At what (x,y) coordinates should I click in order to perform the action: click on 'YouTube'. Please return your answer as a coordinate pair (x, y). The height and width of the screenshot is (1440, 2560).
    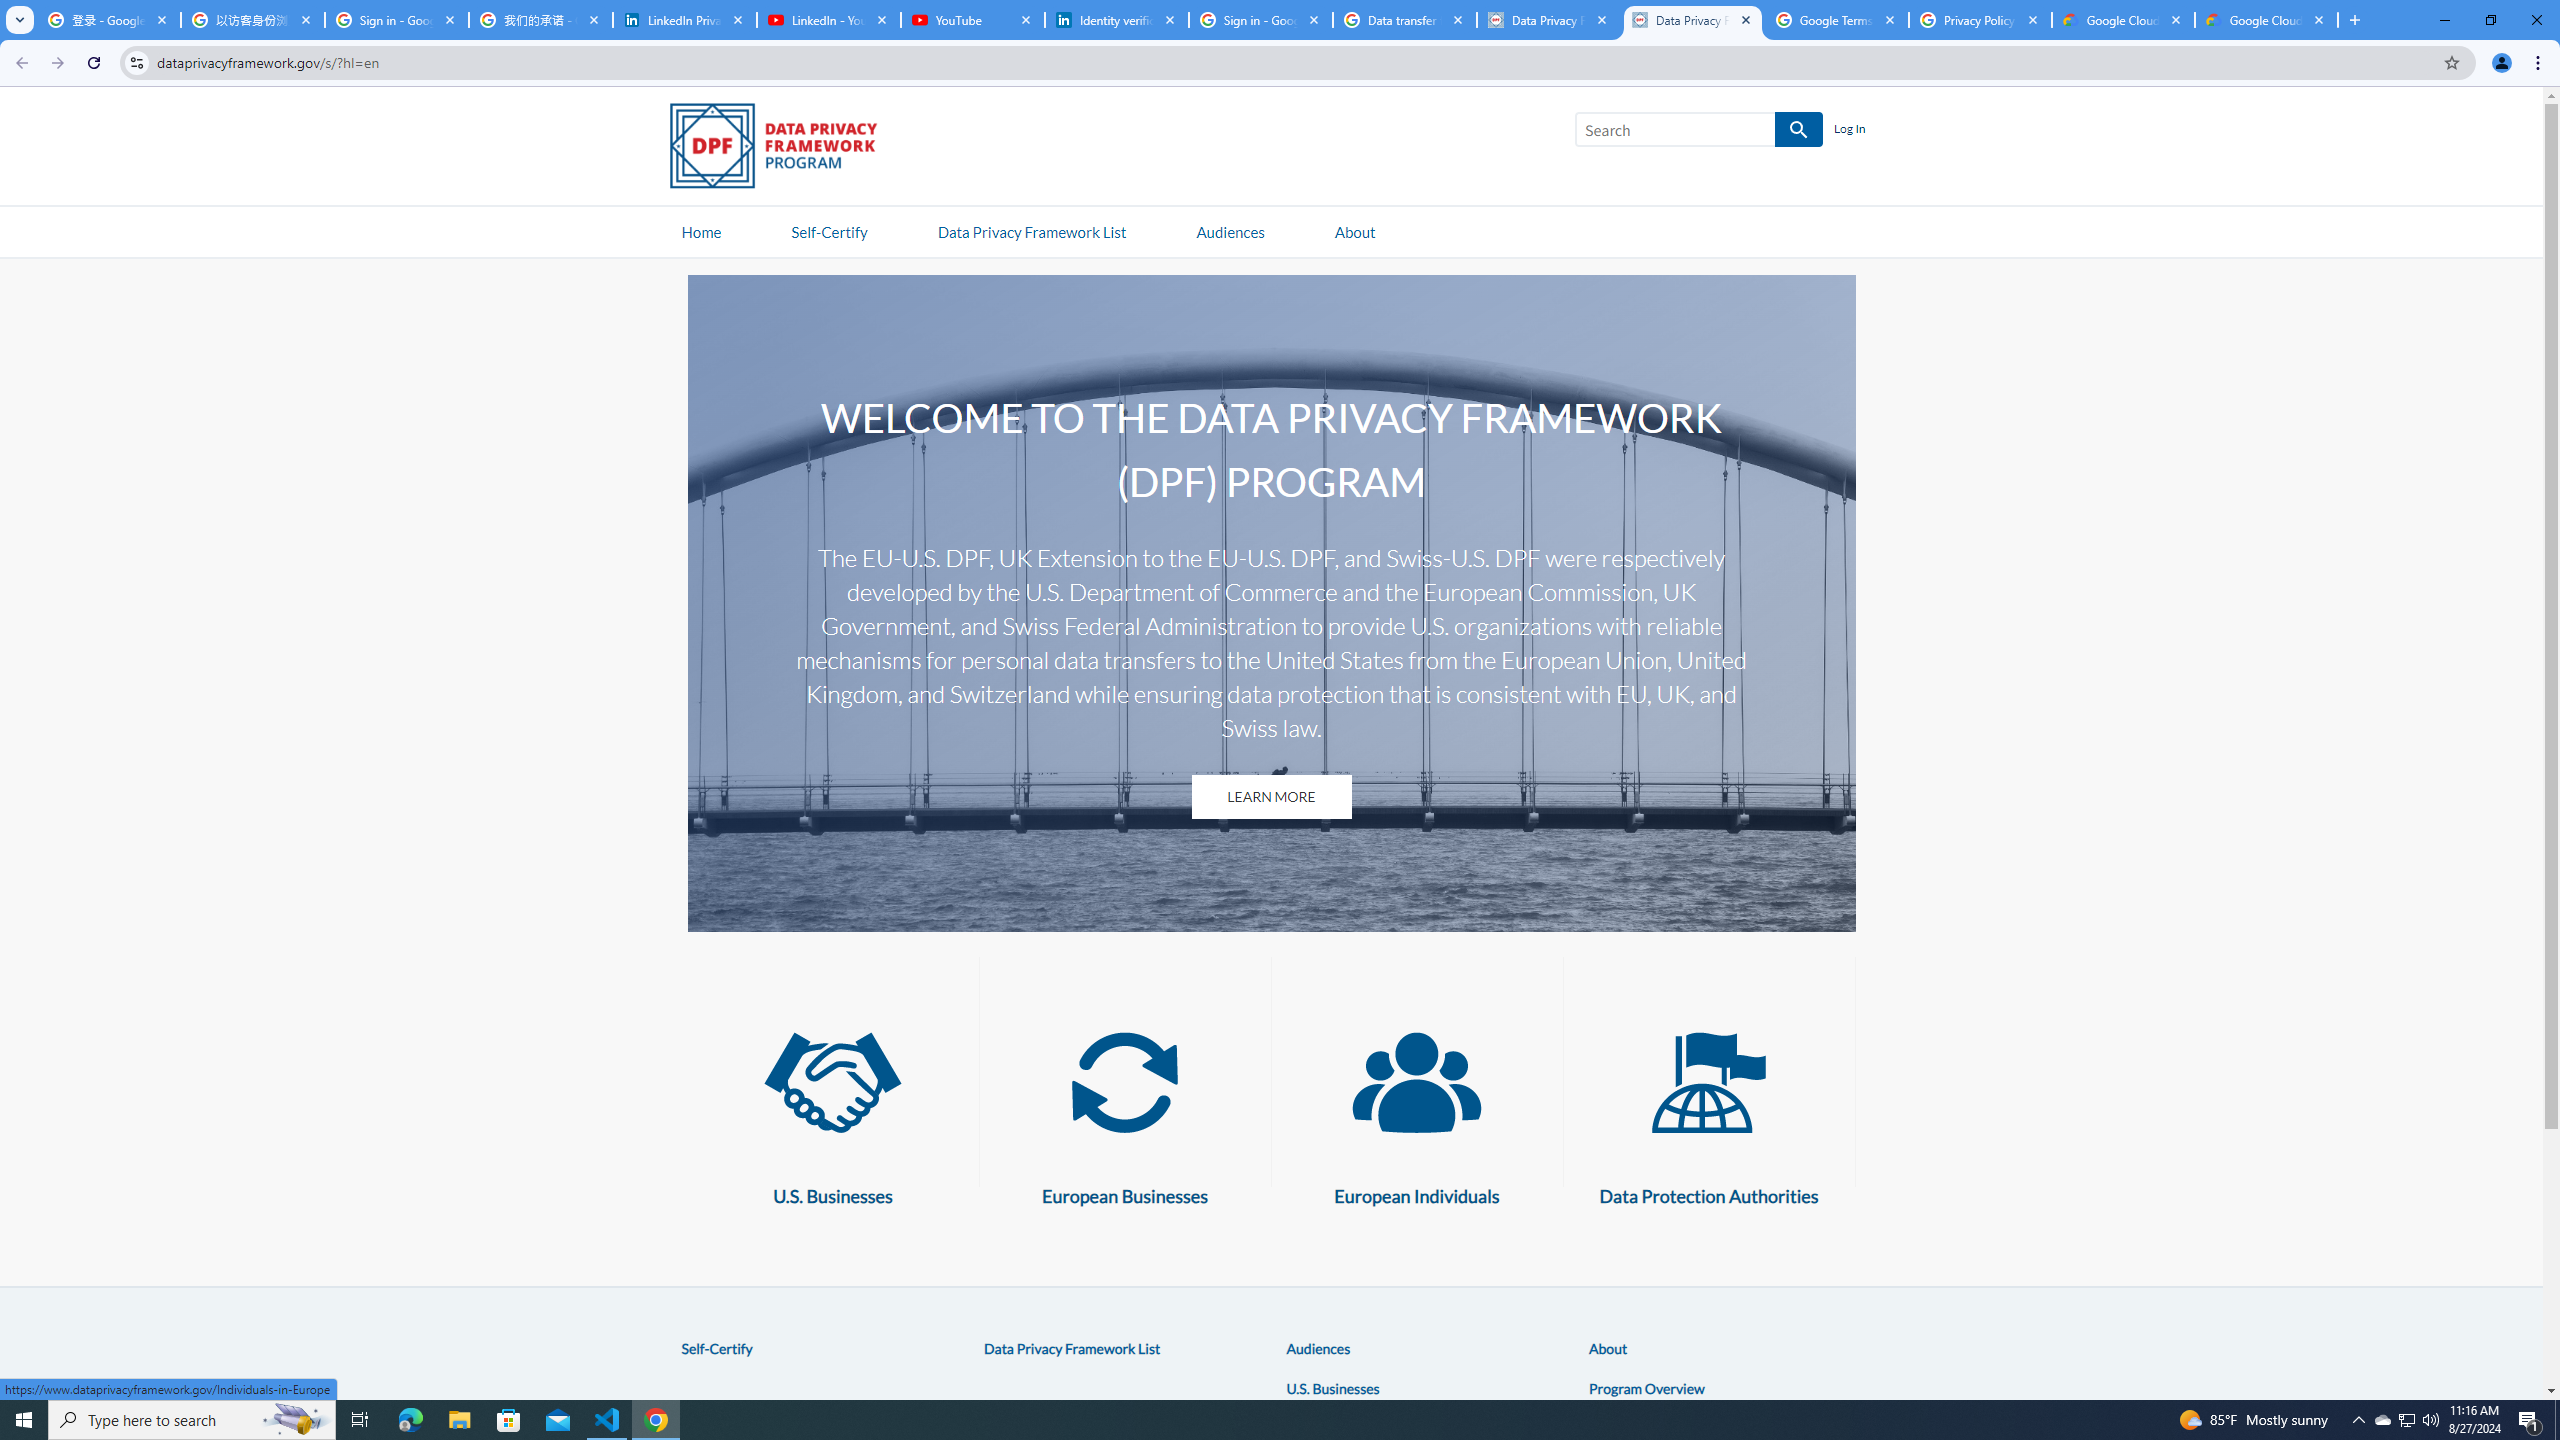
    Looking at the image, I should click on (971, 19).